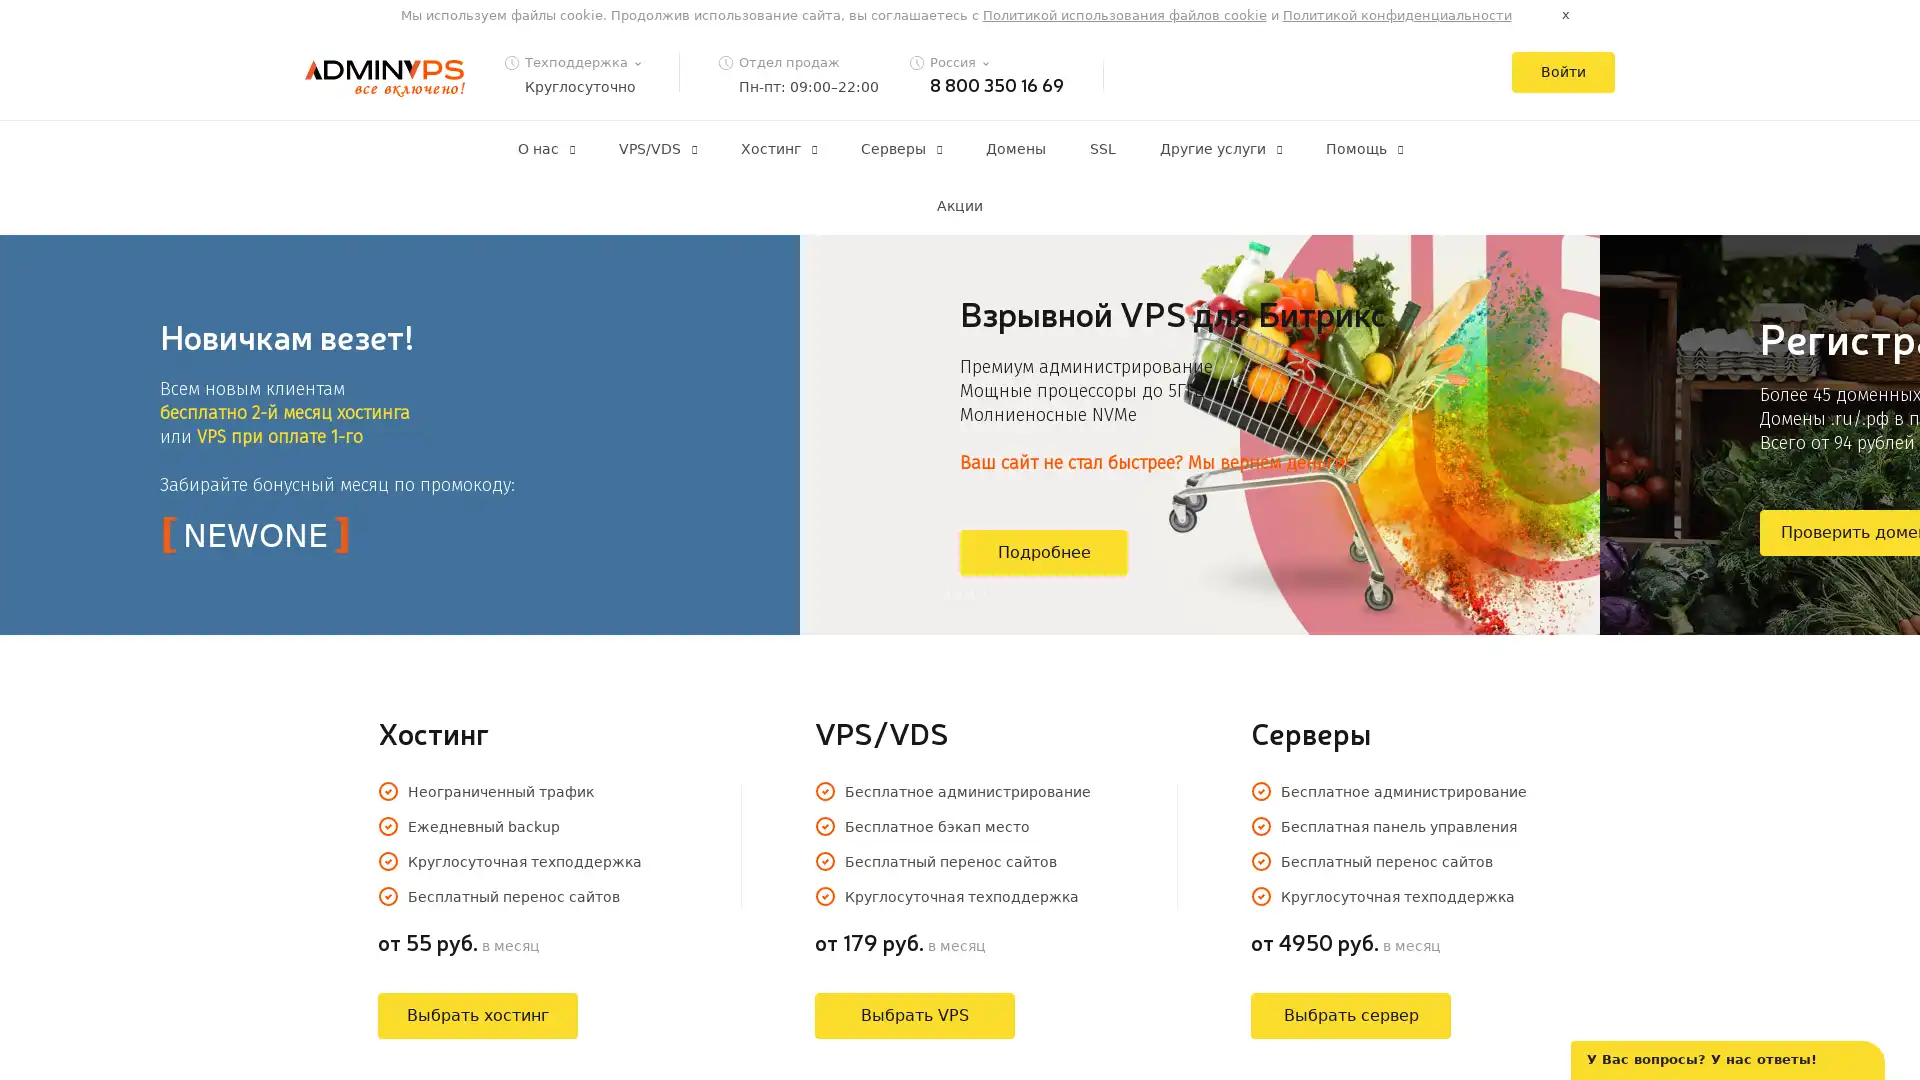 This screenshot has width=1920, height=1080. Describe the element at coordinates (95, 438) in the screenshot. I see `Previous` at that location.